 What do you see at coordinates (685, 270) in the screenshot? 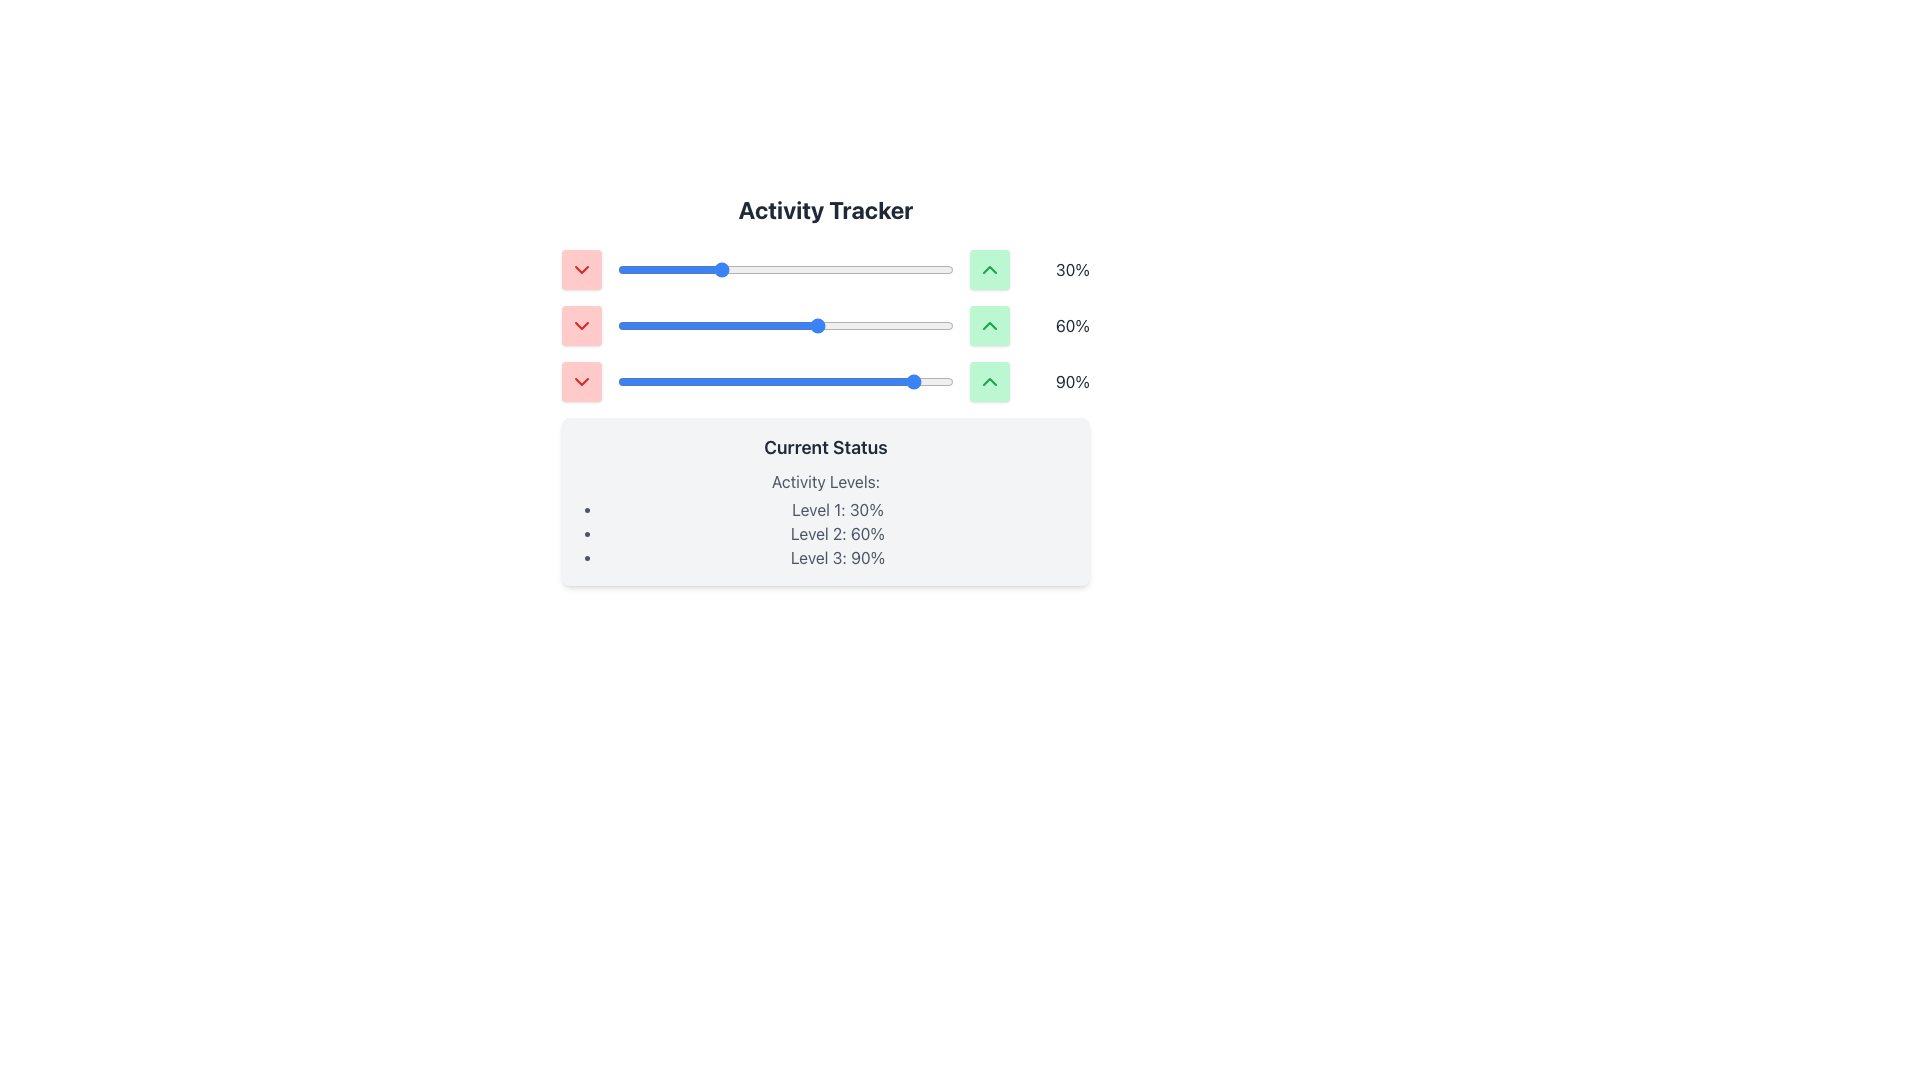
I see `slider` at bounding box center [685, 270].